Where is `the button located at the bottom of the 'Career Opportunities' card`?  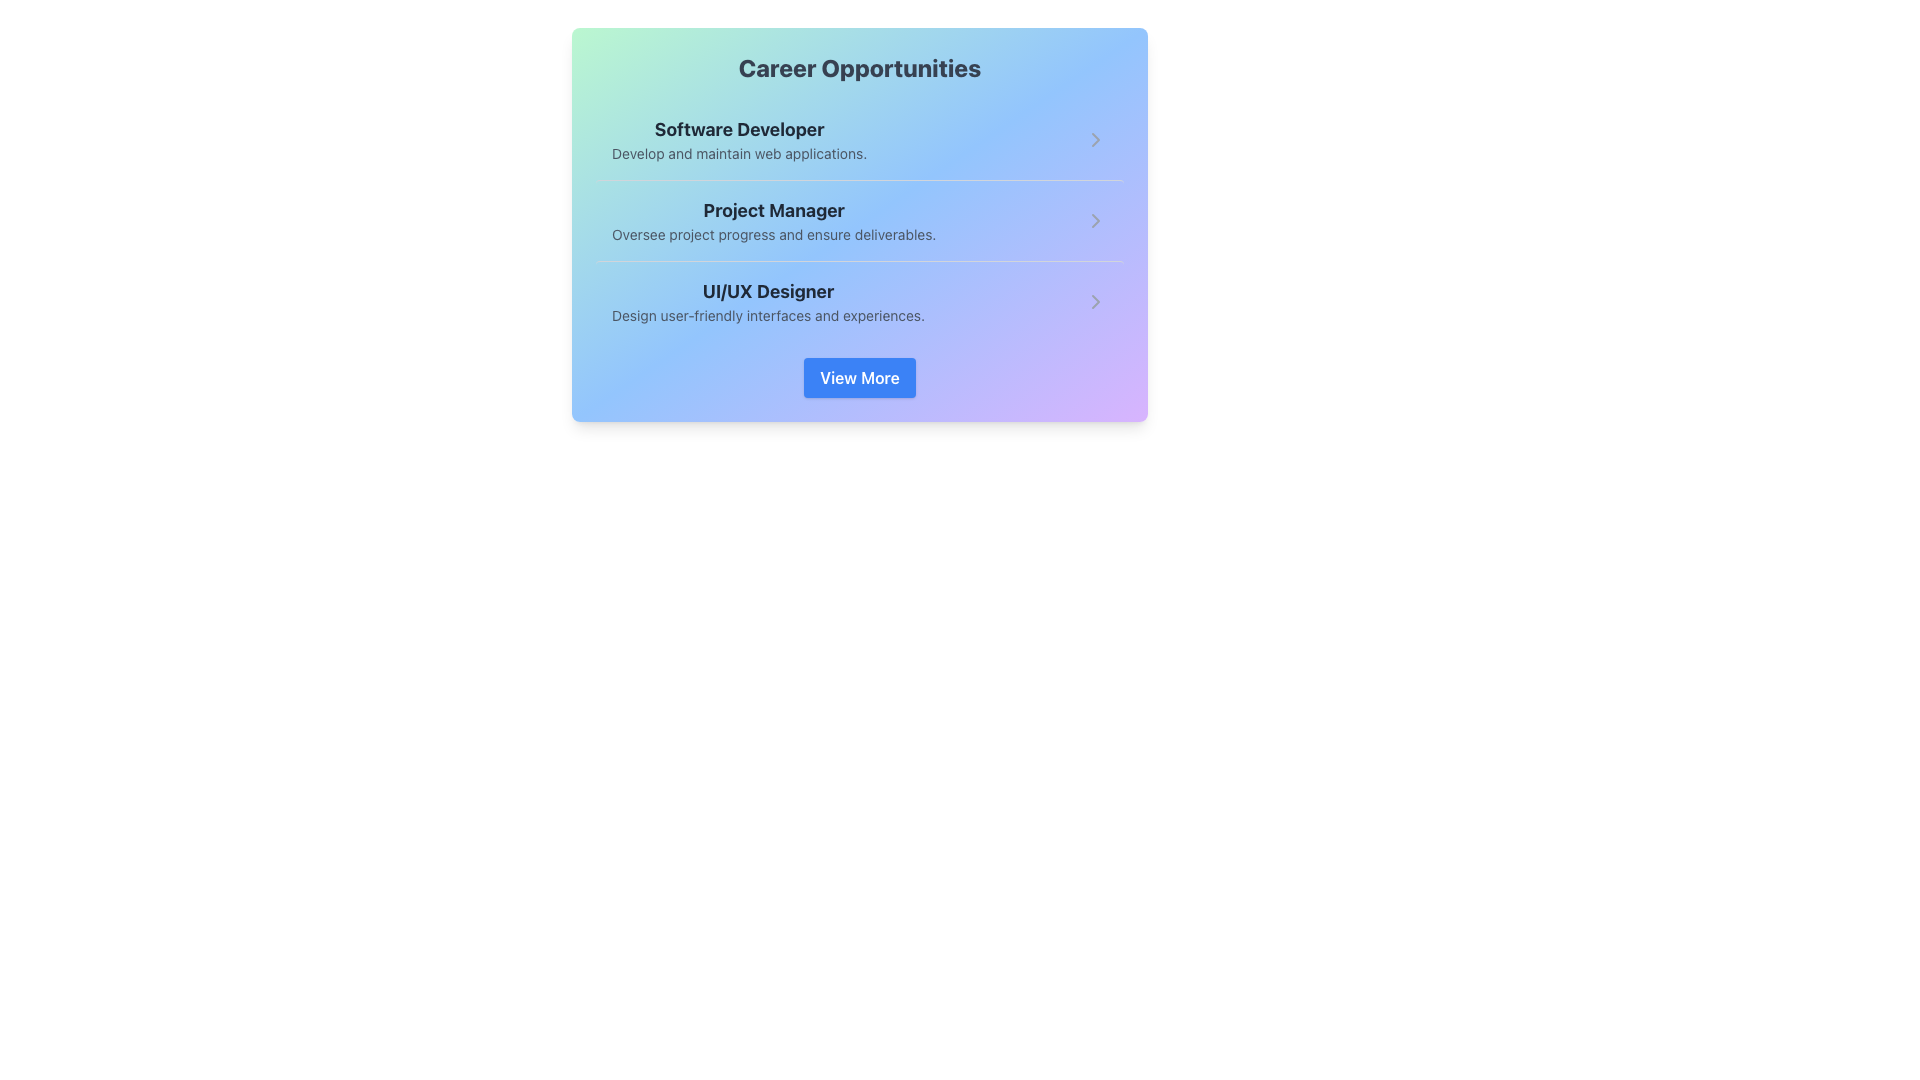
the button located at the bottom of the 'Career Opportunities' card is located at coordinates (859, 378).